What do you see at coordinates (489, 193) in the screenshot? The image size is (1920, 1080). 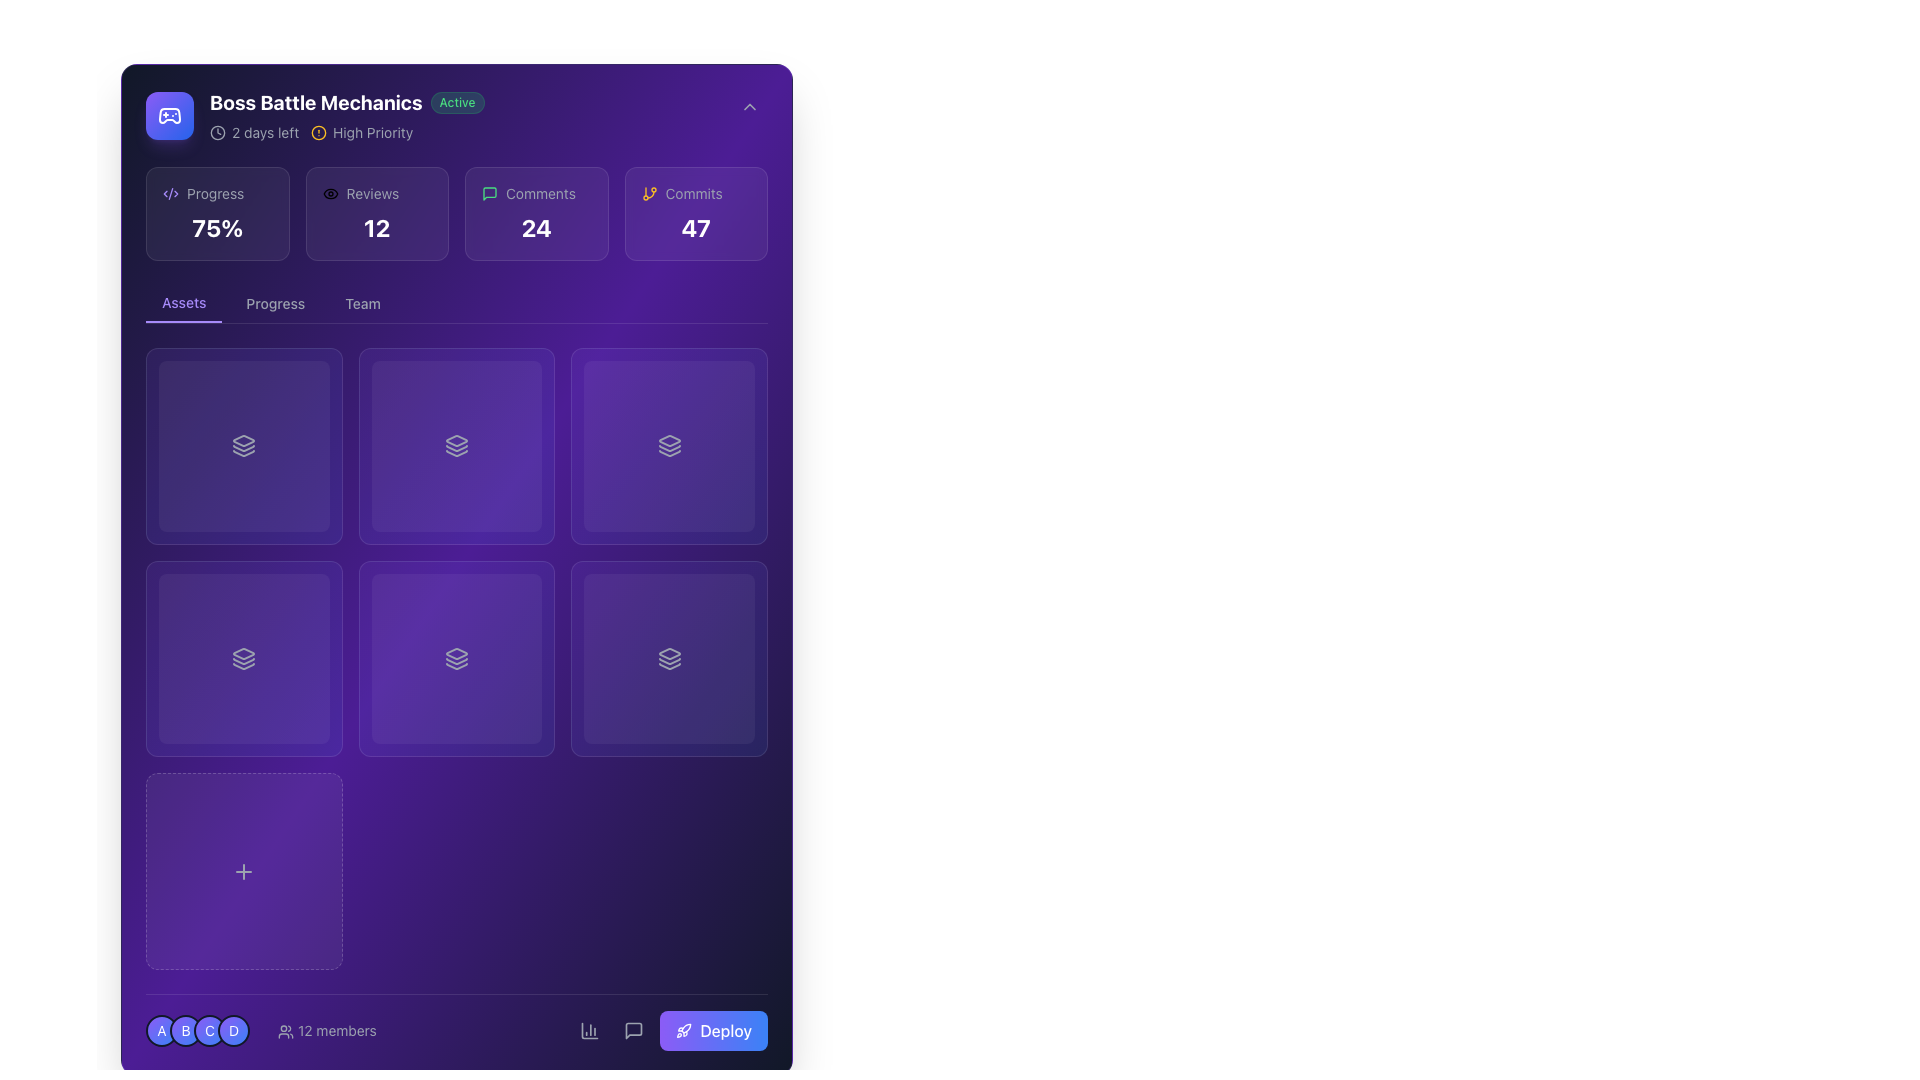 I see `the speech bubble icon, which is located to the left of the comment count '24' in the 'Comments' section` at bounding box center [489, 193].